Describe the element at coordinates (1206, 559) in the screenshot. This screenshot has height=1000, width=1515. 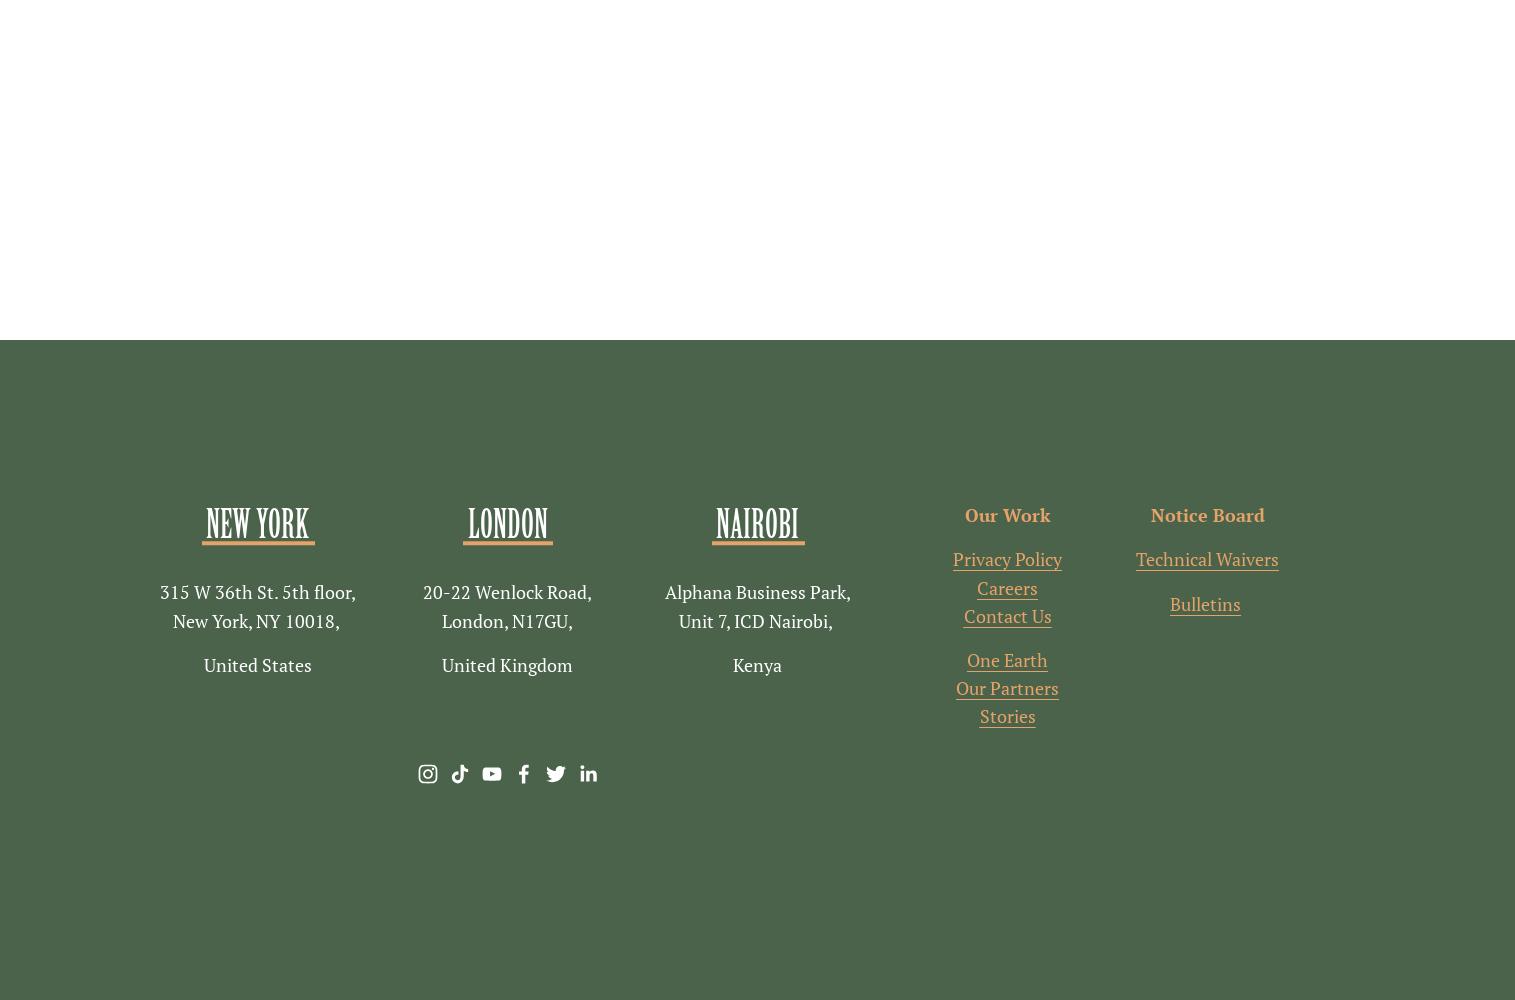
I see `'Technical Waivers'` at that location.